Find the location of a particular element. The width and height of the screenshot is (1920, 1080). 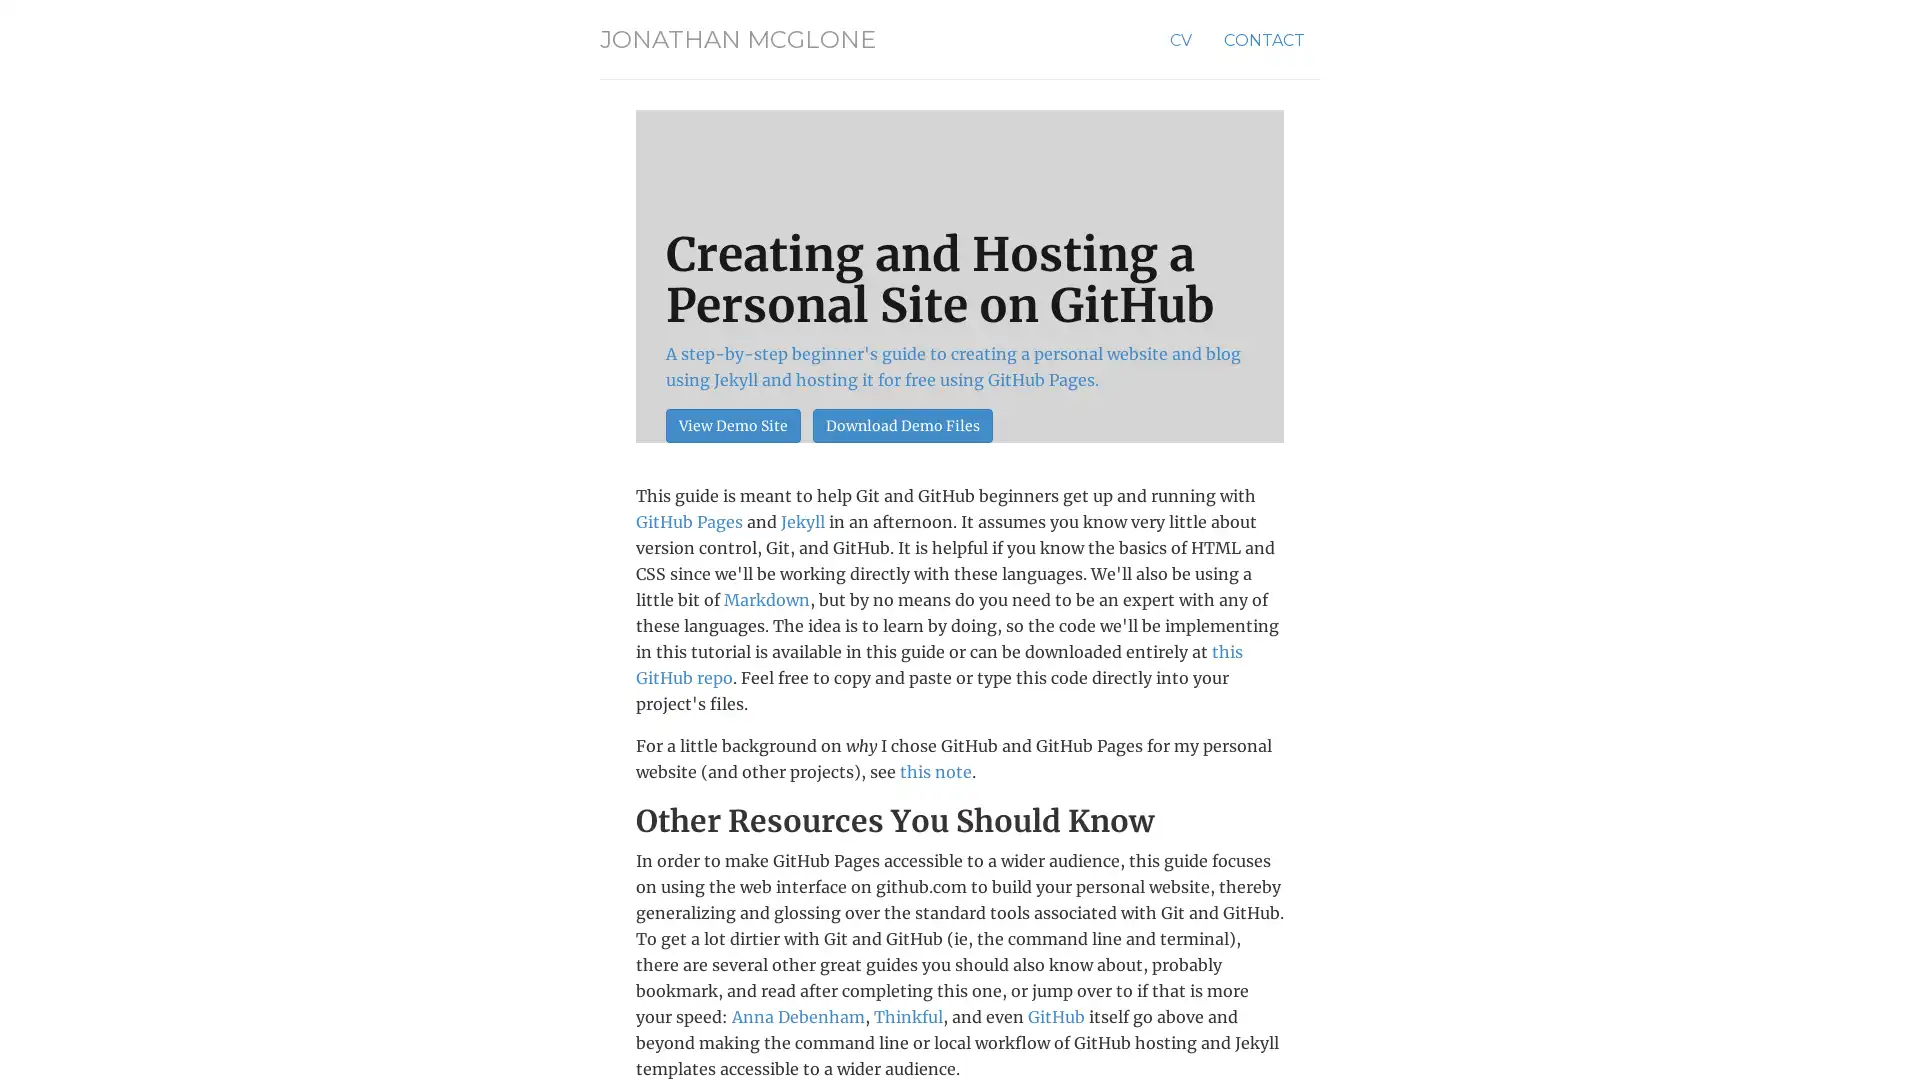

Download Demo Files is located at coordinates (901, 424).